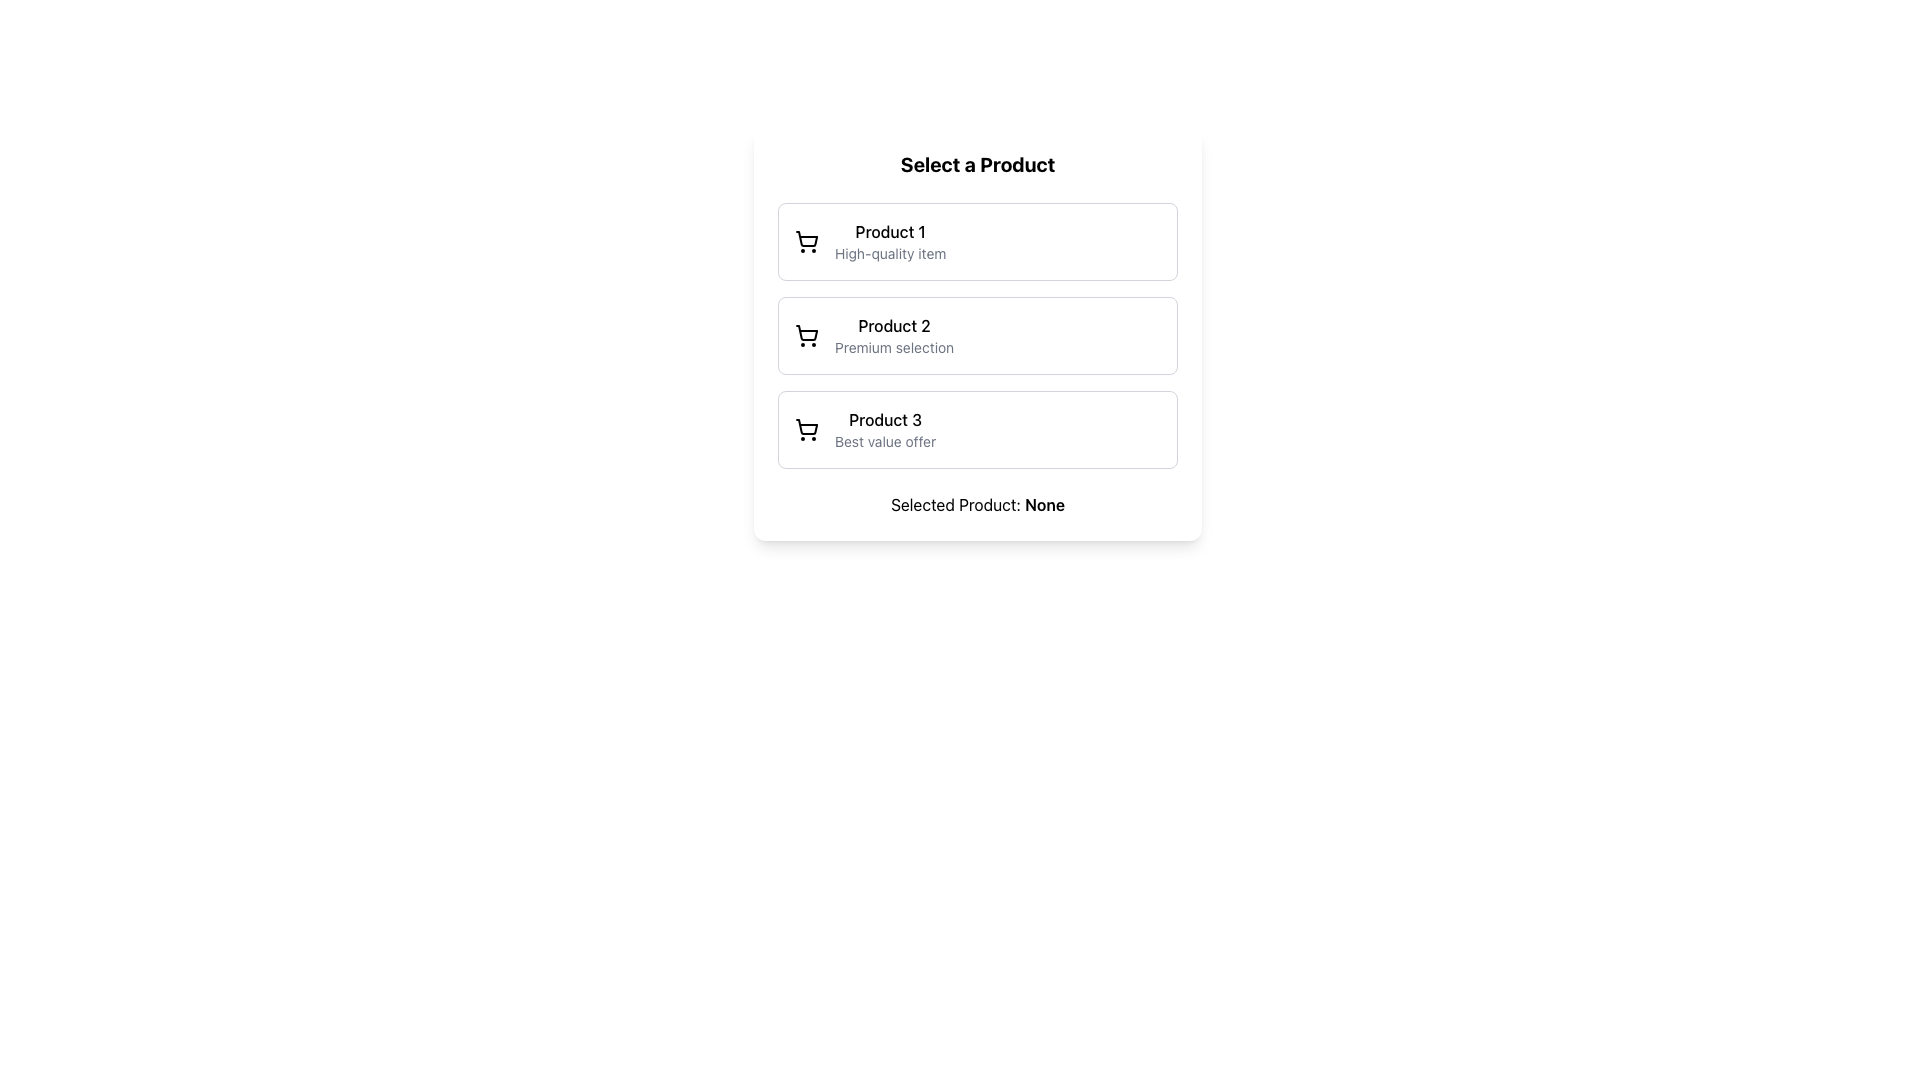 This screenshot has width=1920, height=1080. I want to click on the descriptive label for the selectable product located in the first row under the header 'Select a Product', so click(889, 241).